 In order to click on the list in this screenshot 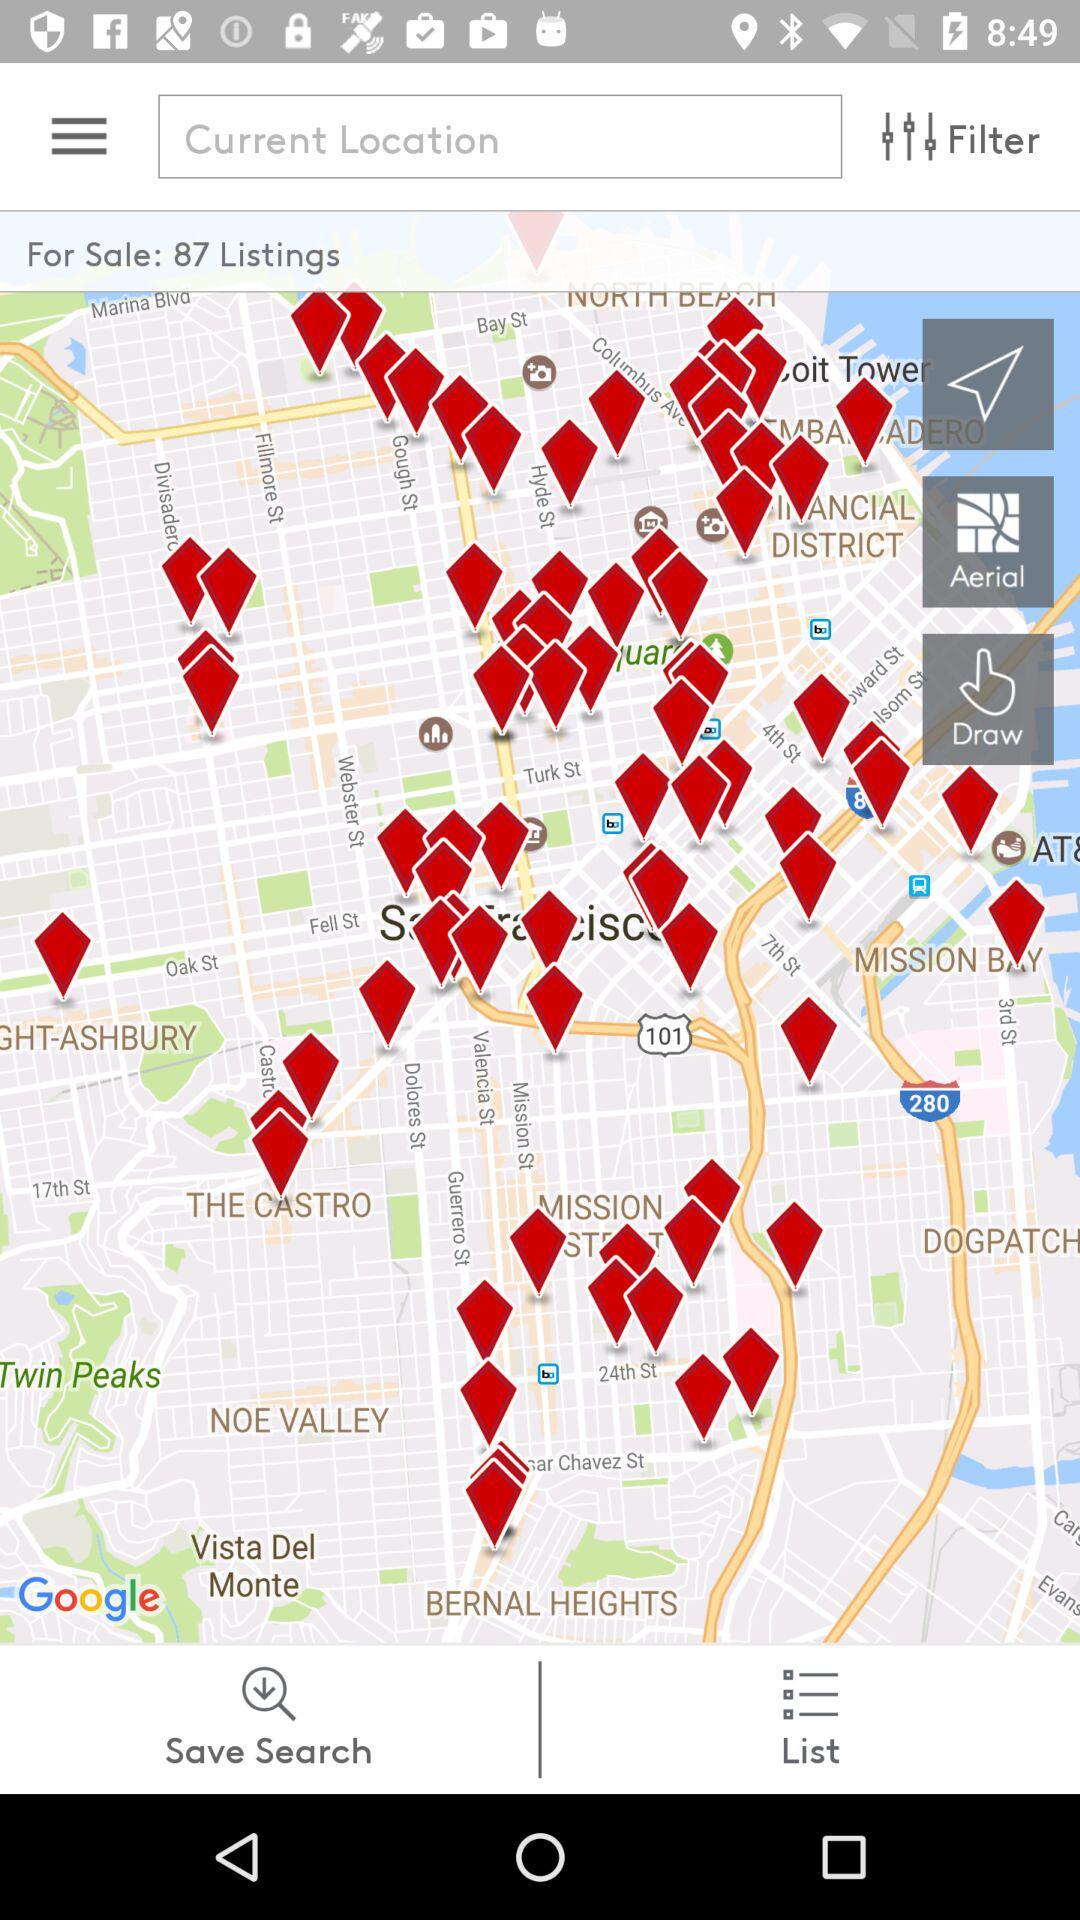, I will do `click(810, 1718)`.